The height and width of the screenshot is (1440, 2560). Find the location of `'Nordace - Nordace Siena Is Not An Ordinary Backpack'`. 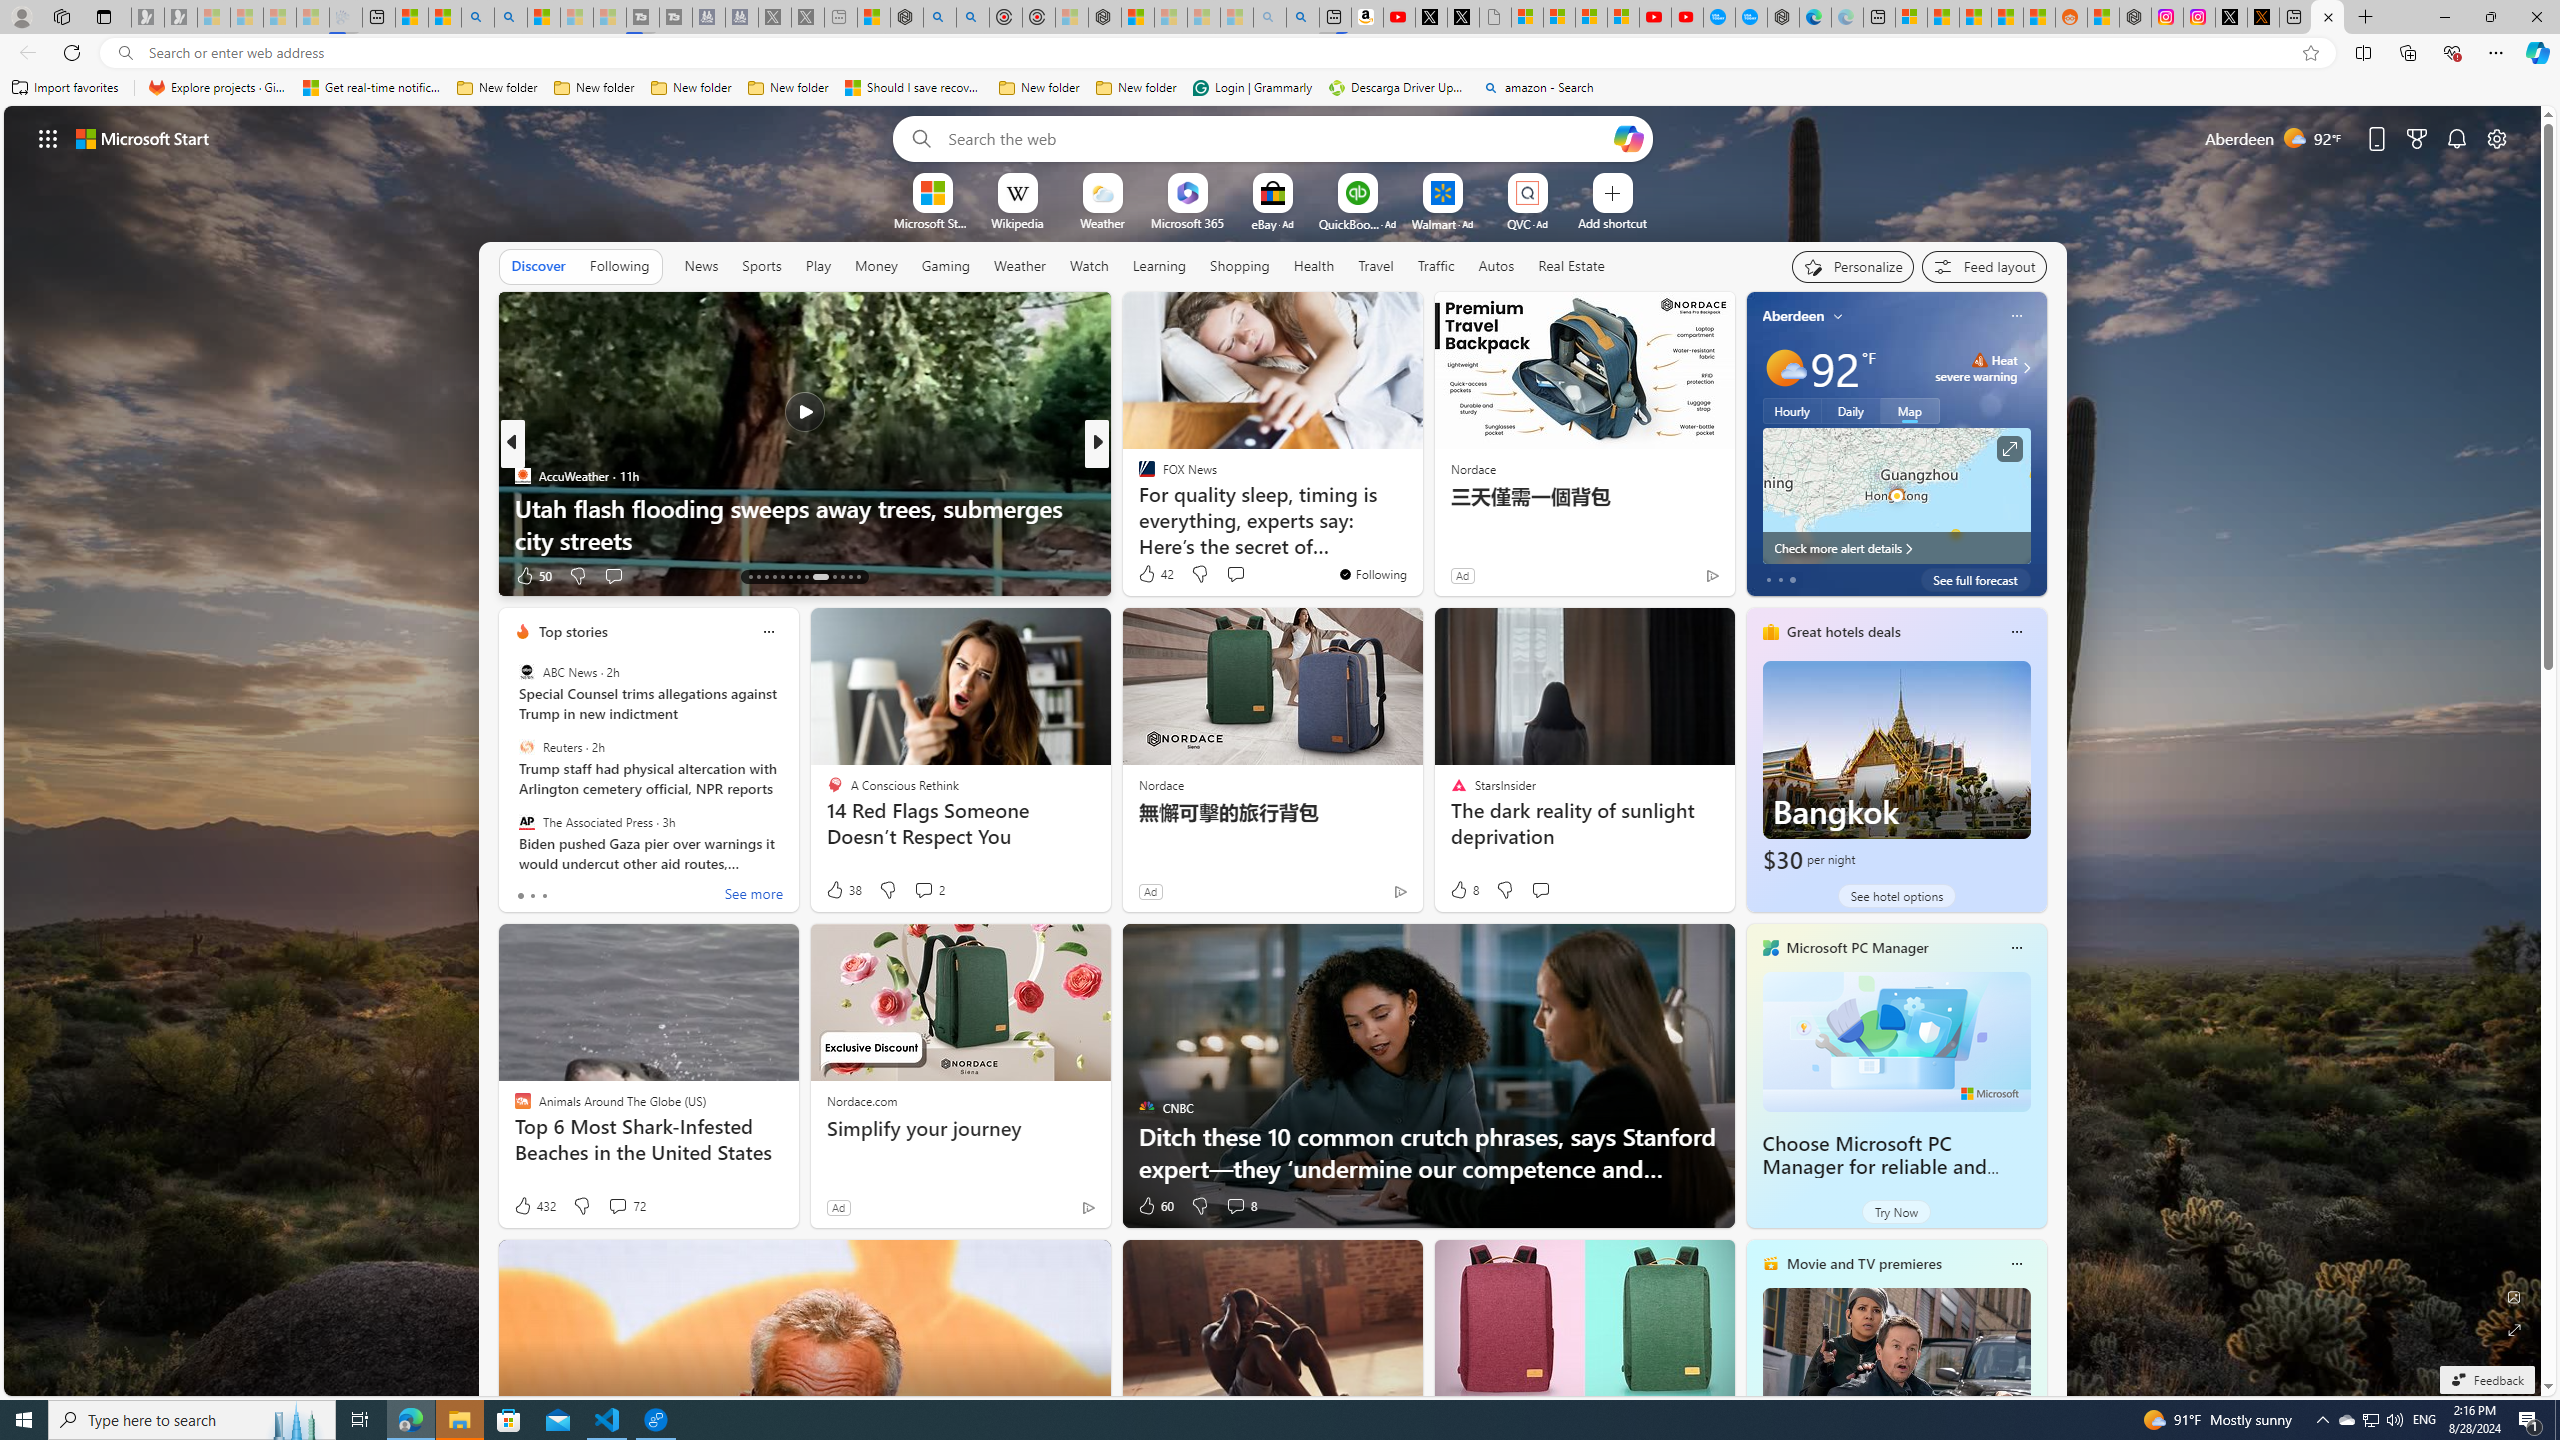

'Nordace - Nordace Siena Is Not An Ordinary Backpack' is located at coordinates (1104, 16).